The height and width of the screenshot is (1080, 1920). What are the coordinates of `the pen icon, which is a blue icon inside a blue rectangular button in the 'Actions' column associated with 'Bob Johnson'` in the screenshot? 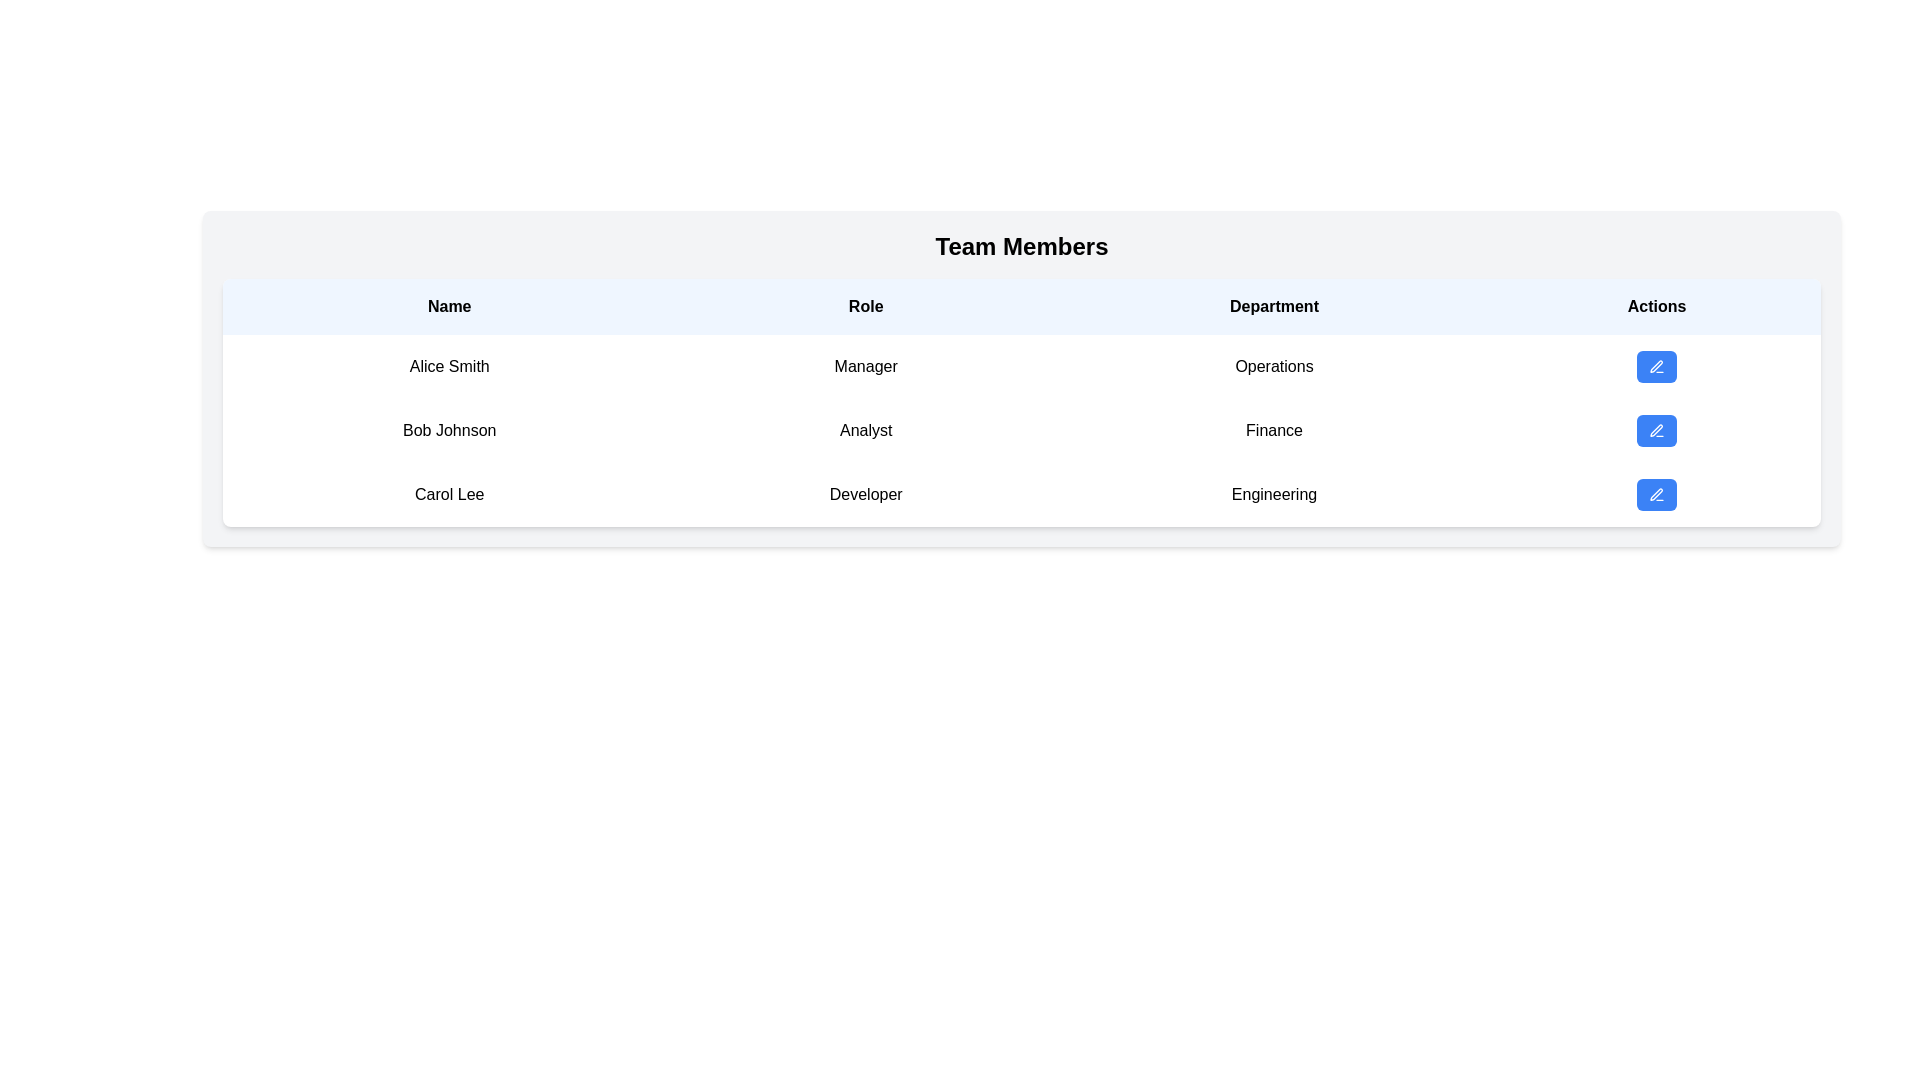 It's located at (1656, 430).